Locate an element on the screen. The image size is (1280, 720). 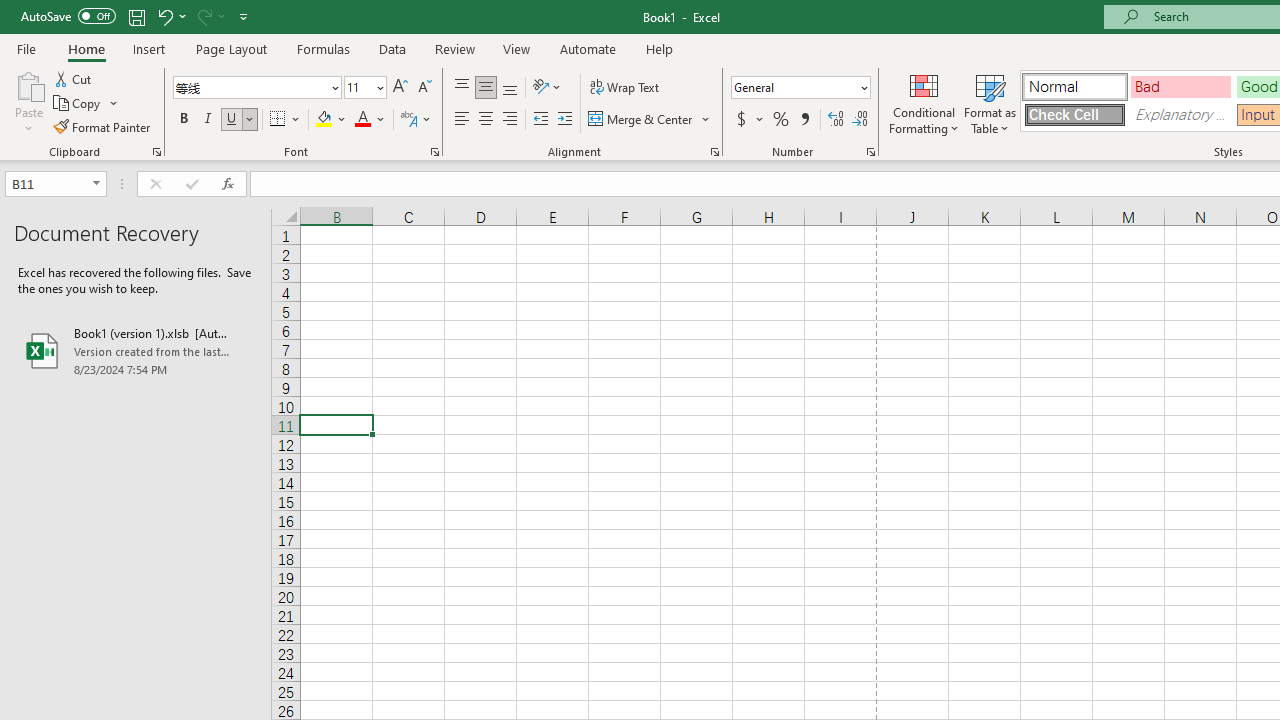
'Bold' is located at coordinates (183, 119).